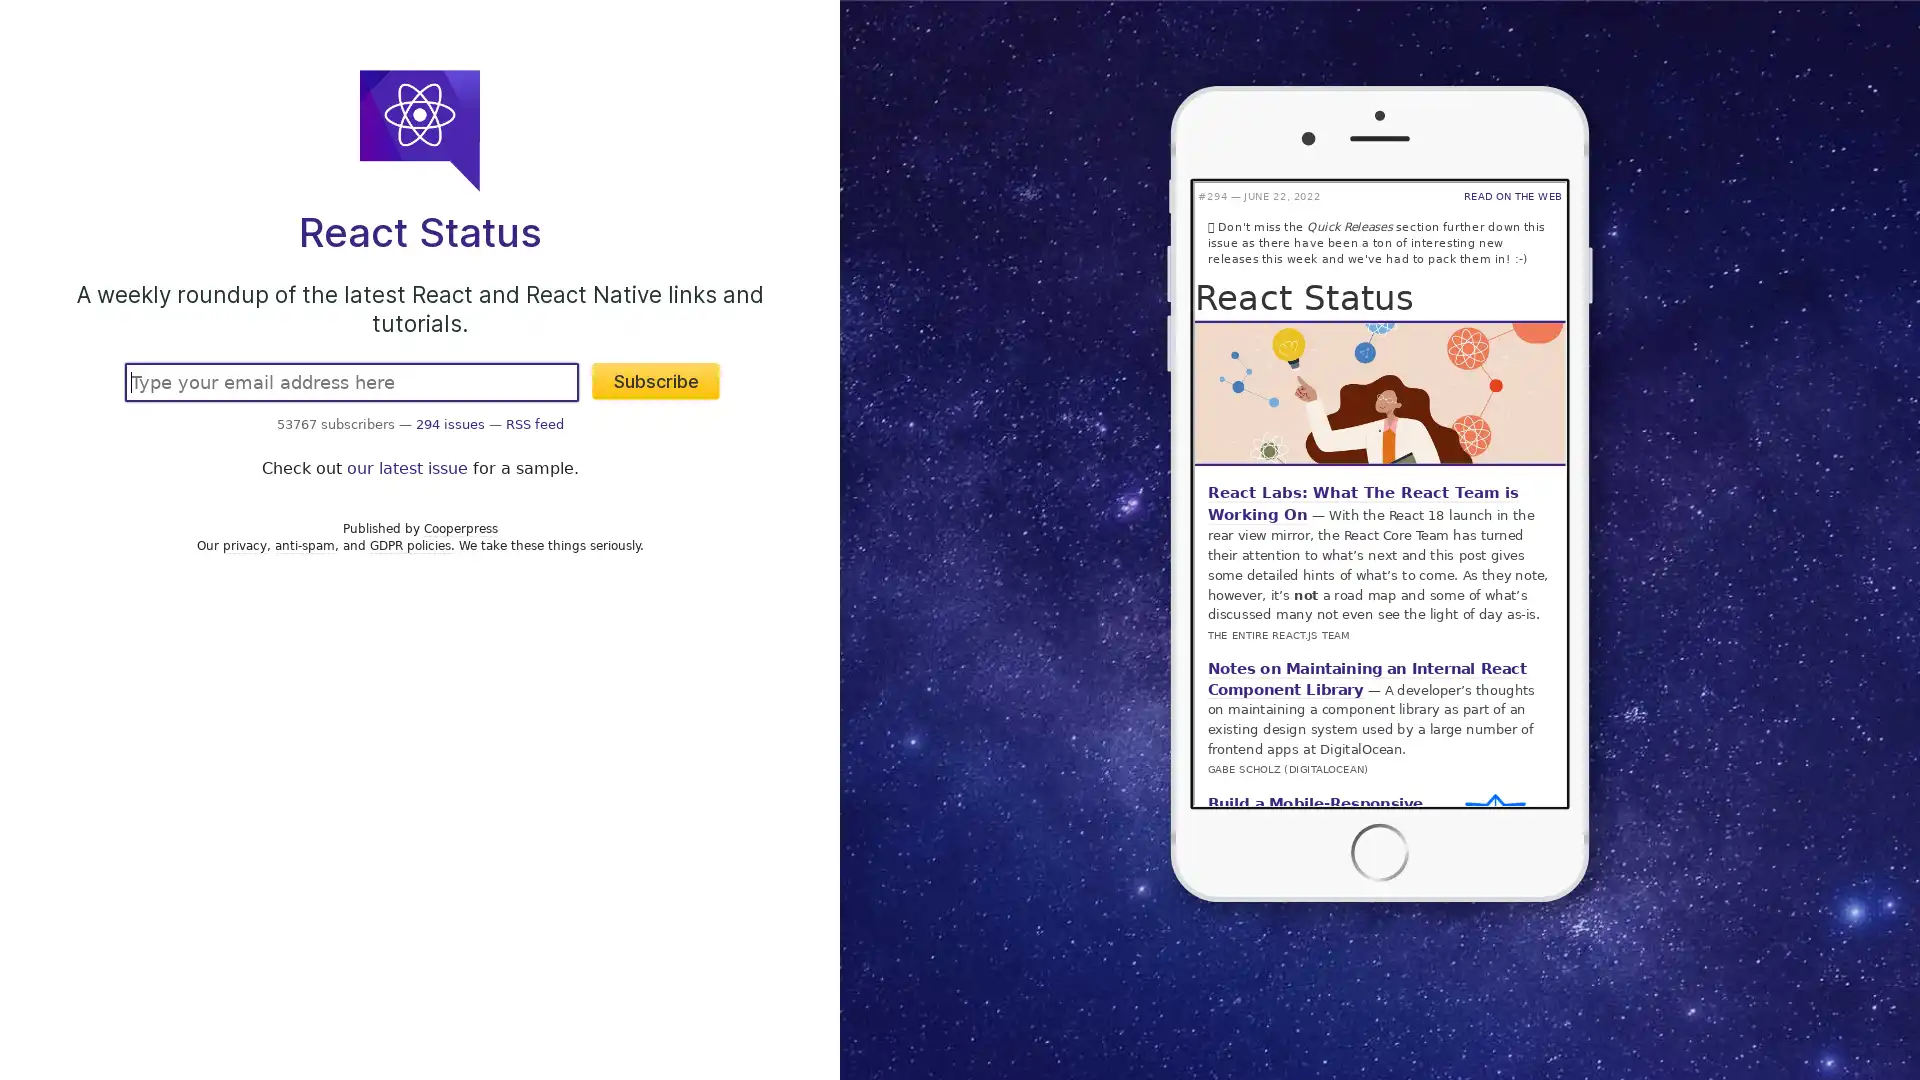 This screenshot has height=1080, width=1920. What do you see at coordinates (656, 381) in the screenshot?
I see `Subscribe` at bounding box center [656, 381].